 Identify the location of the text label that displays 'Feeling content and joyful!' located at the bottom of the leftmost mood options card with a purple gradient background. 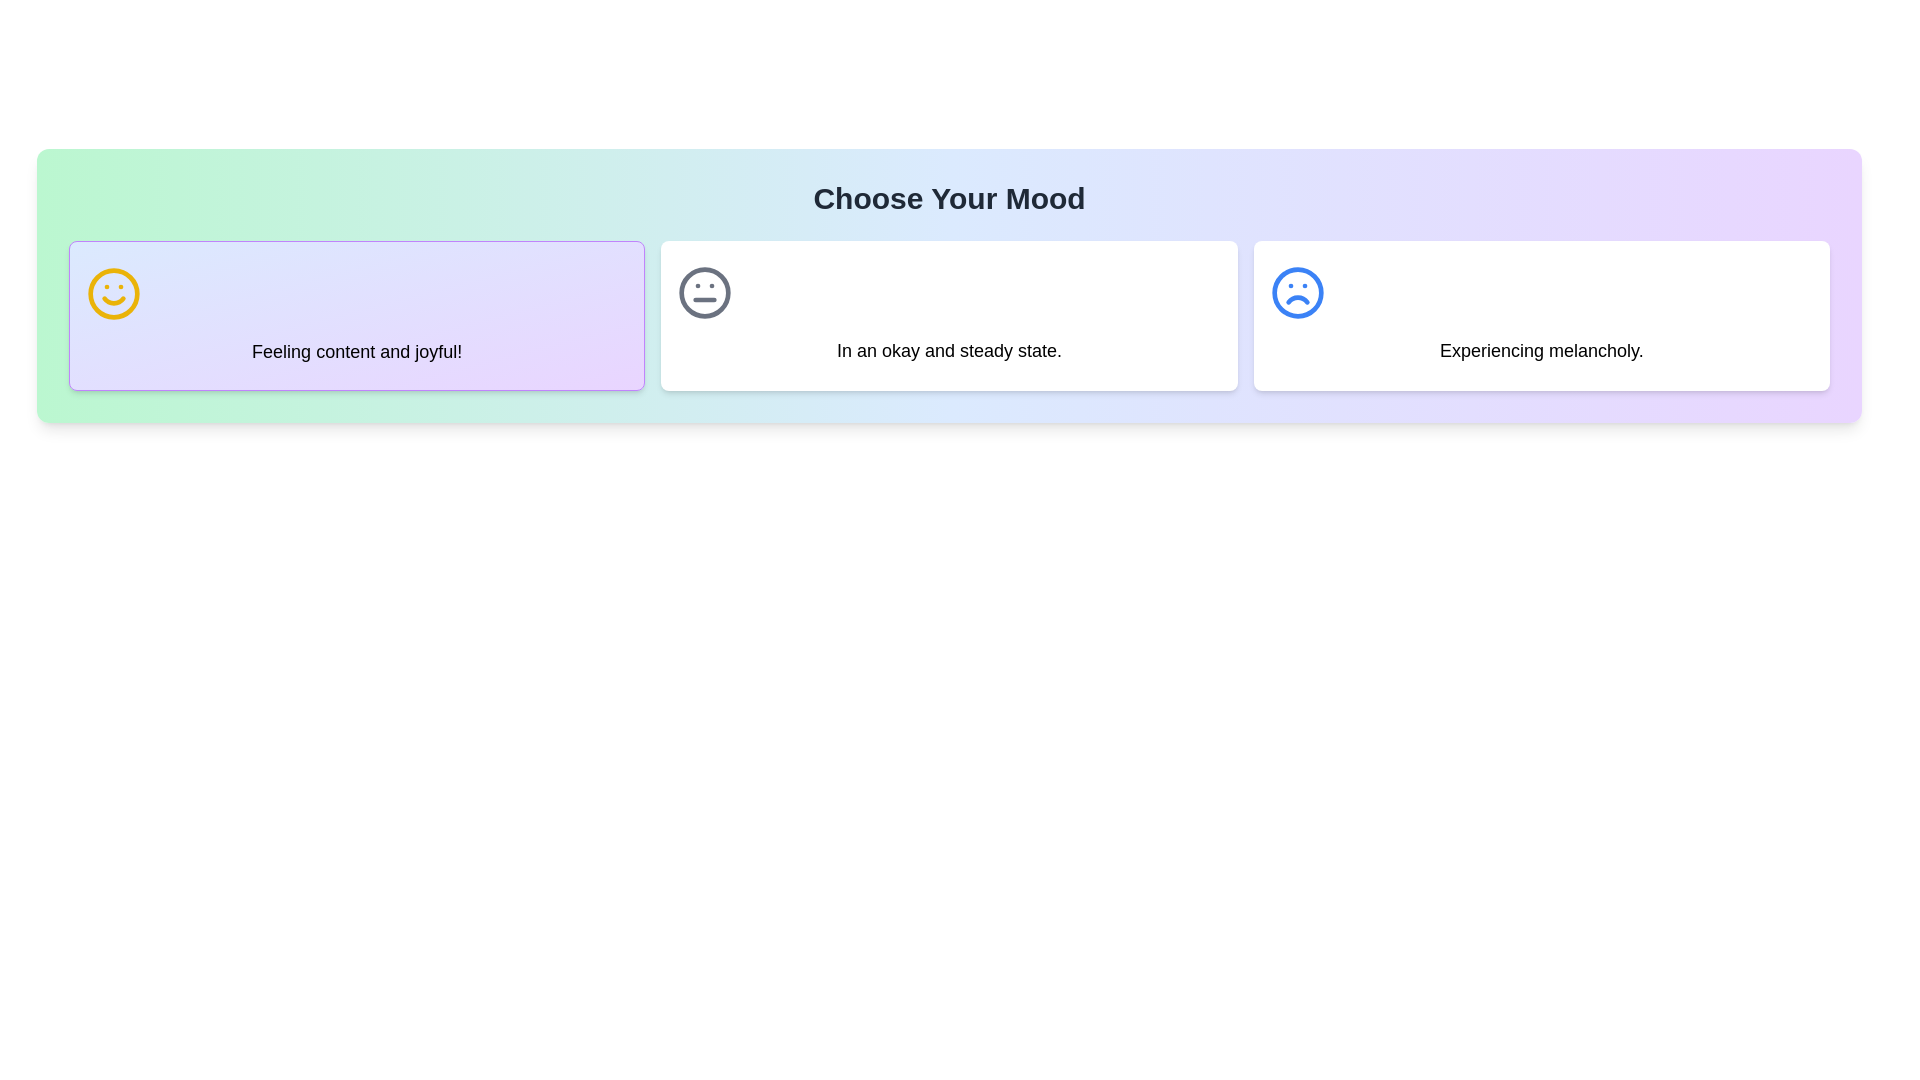
(357, 350).